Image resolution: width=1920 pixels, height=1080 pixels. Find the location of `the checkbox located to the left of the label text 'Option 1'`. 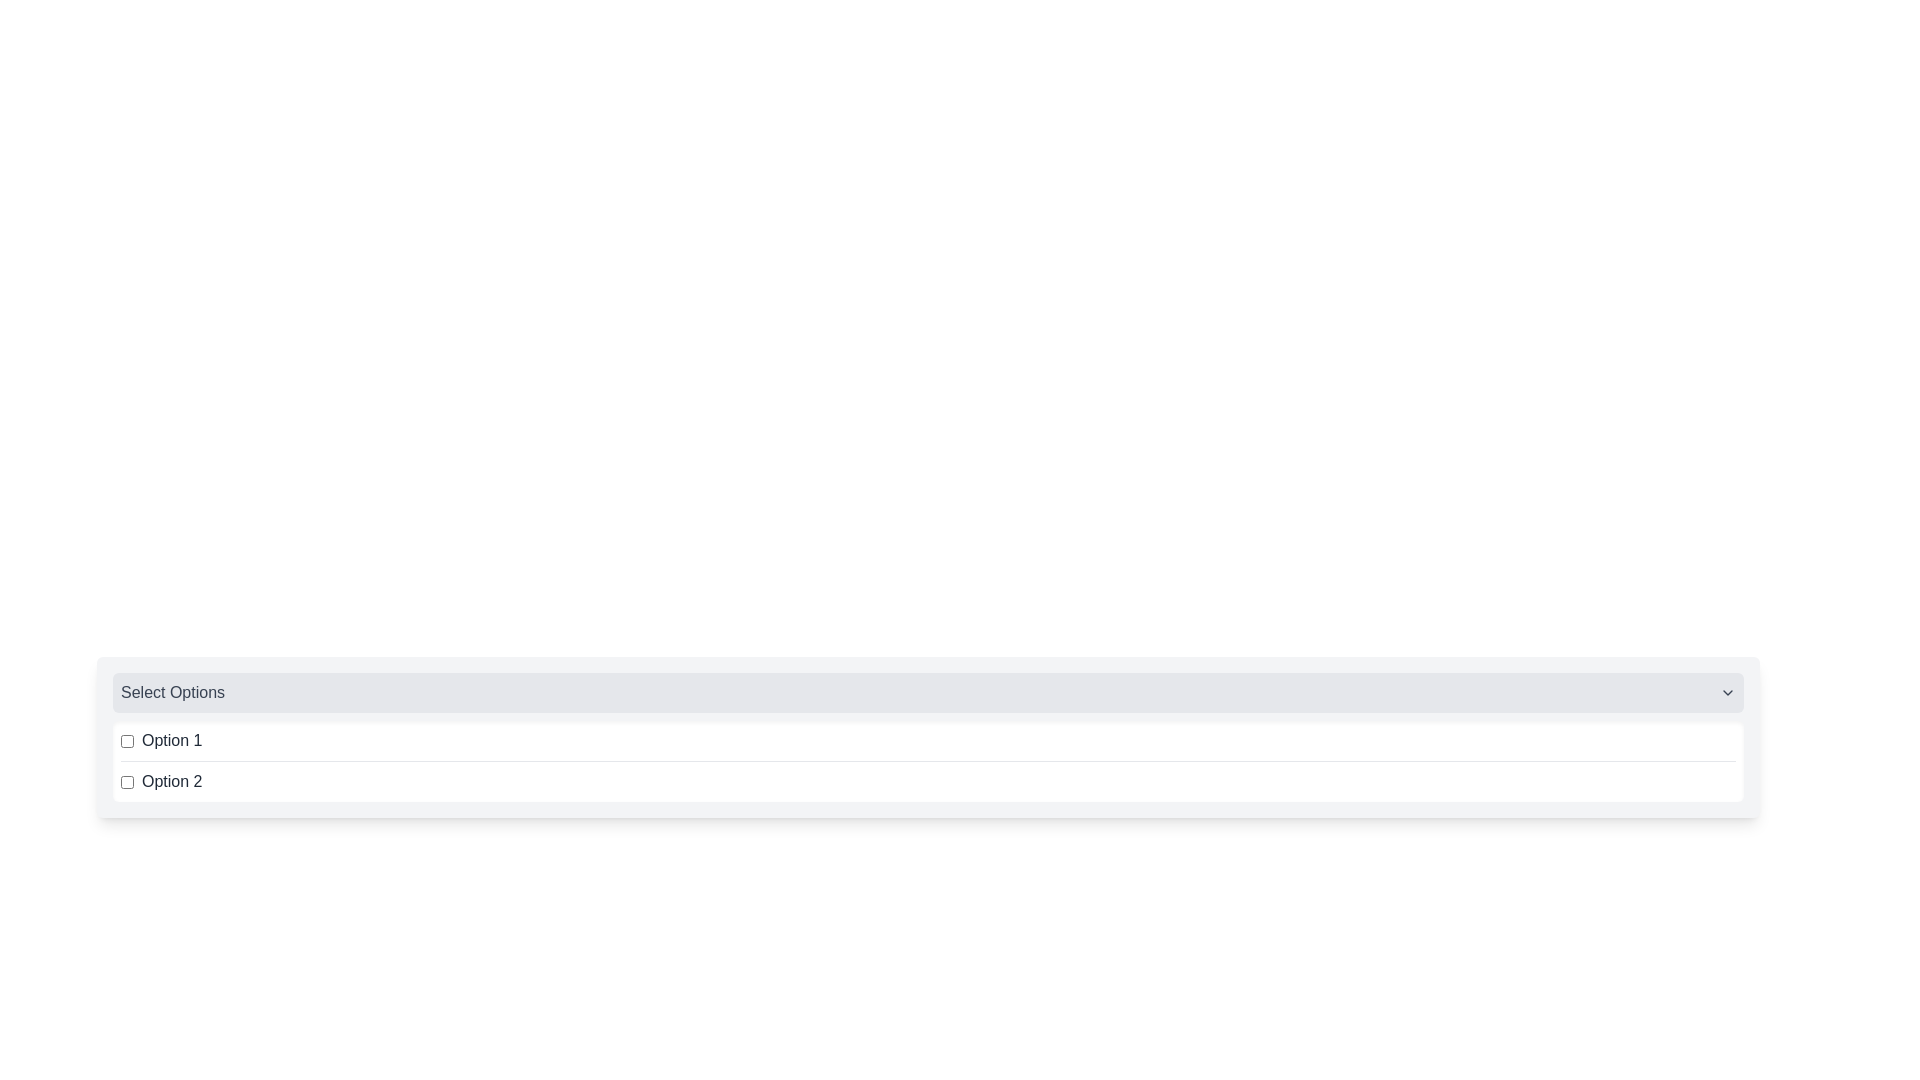

the checkbox located to the left of the label text 'Option 1' is located at coordinates (126, 740).